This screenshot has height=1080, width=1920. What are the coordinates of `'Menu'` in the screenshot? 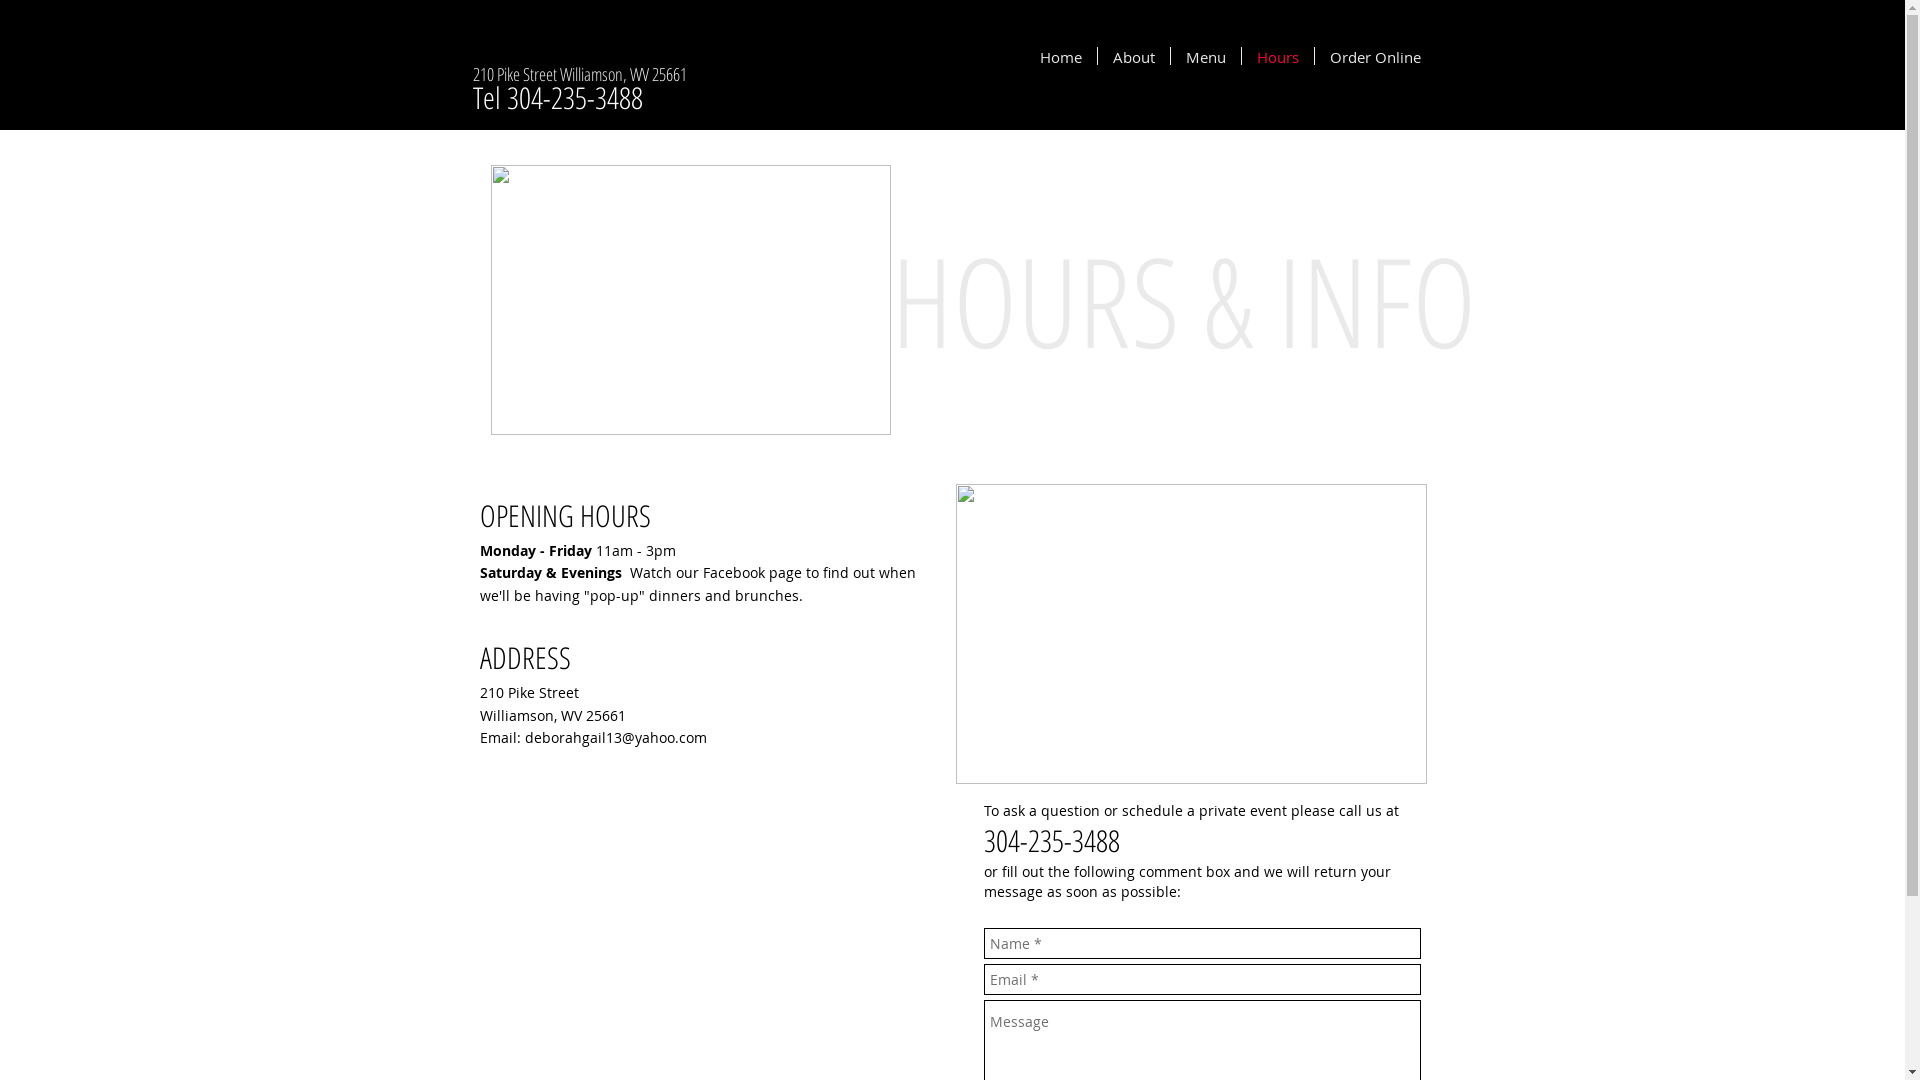 It's located at (1203, 55).